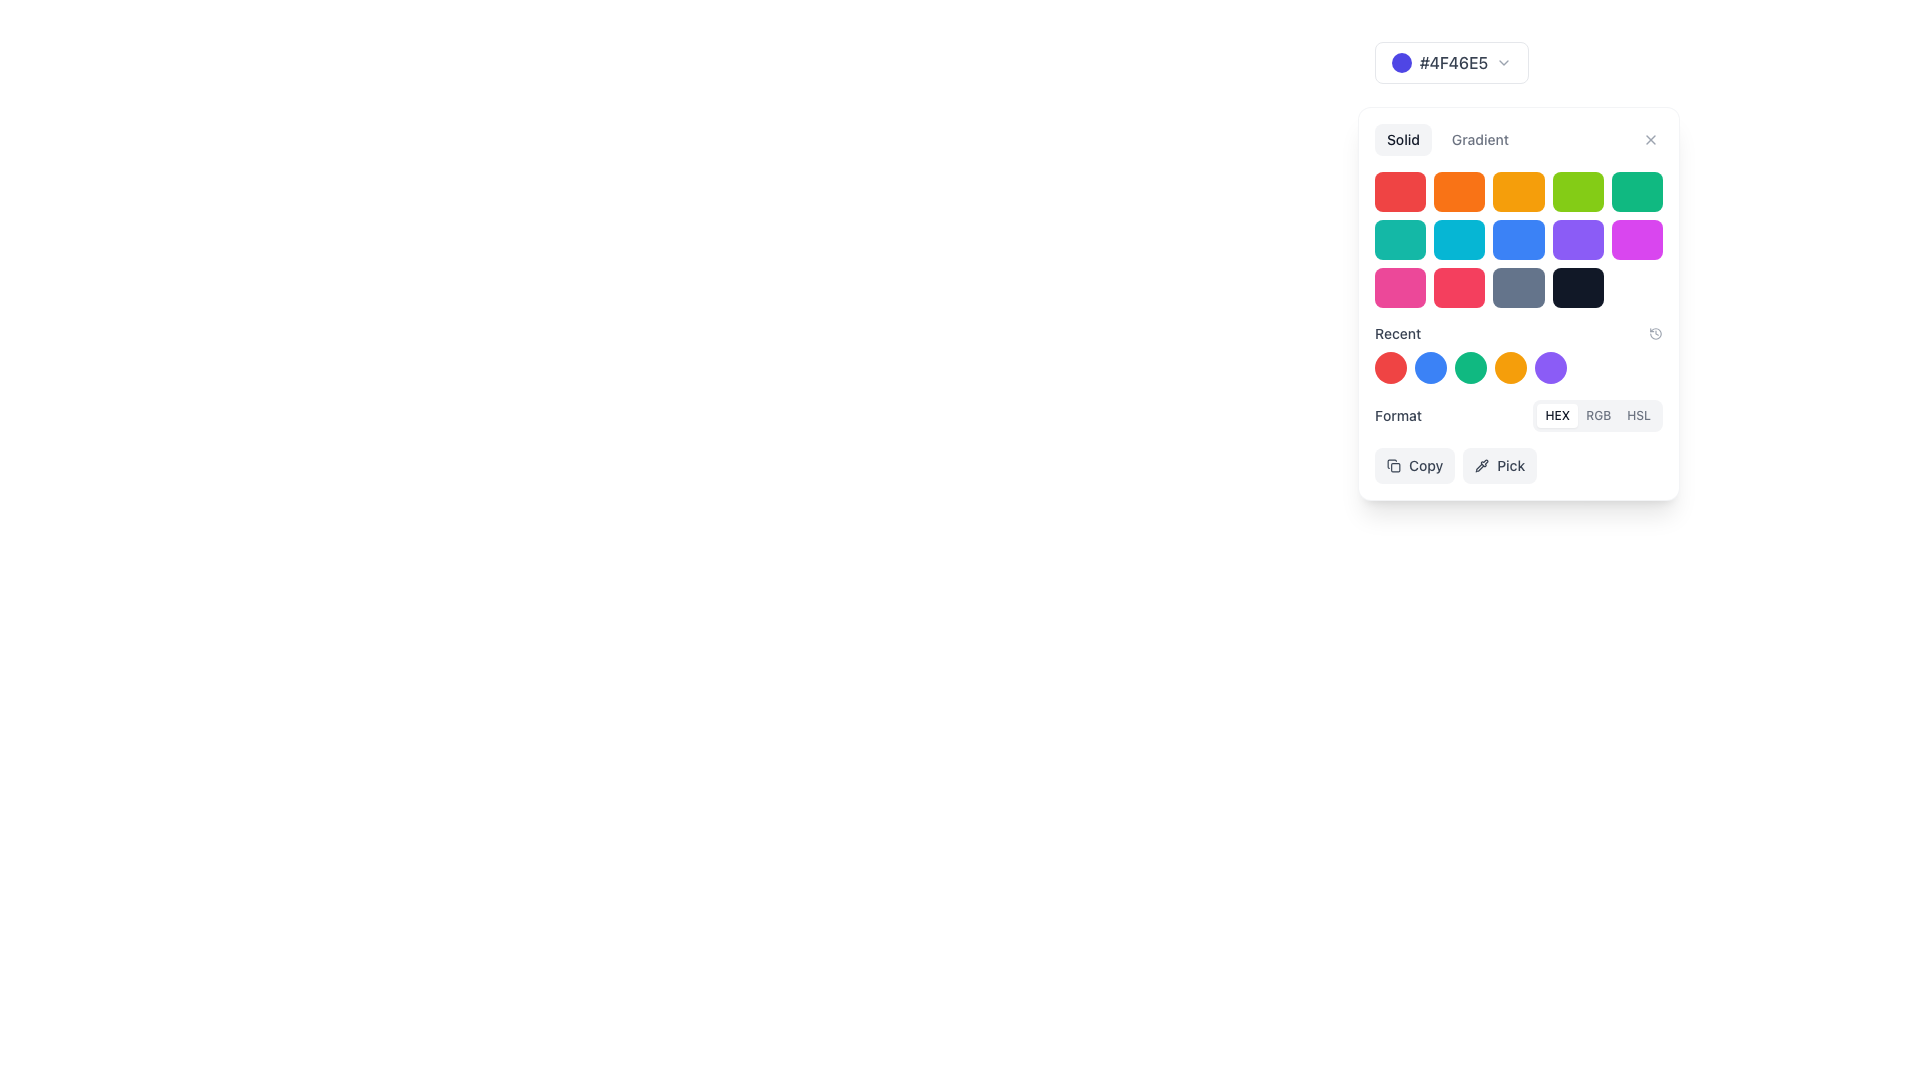 This screenshot has height=1080, width=1920. Describe the element at coordinates (1399, 192) in the screenshot. I see `the first button in the top-left corner of the grid layout` at that location.